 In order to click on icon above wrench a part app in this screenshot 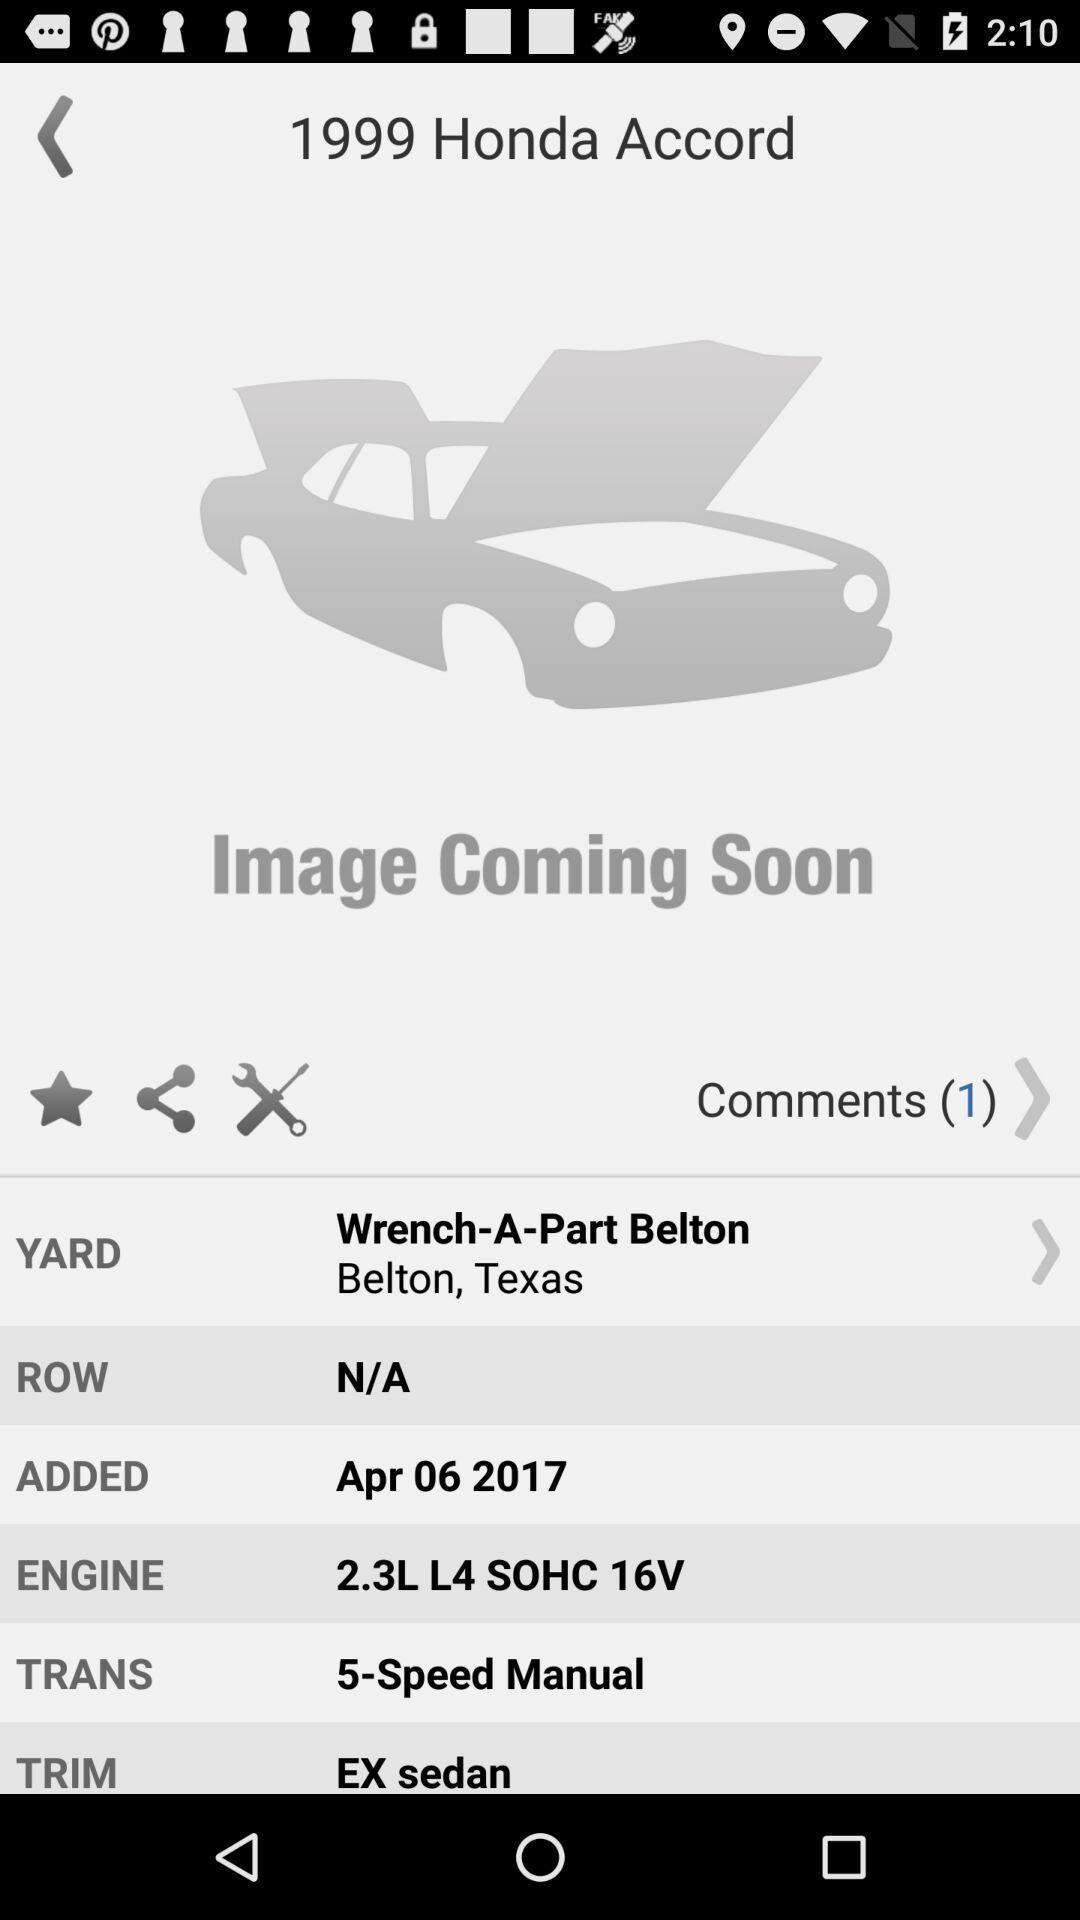, I will do `click(270, 1097)`.